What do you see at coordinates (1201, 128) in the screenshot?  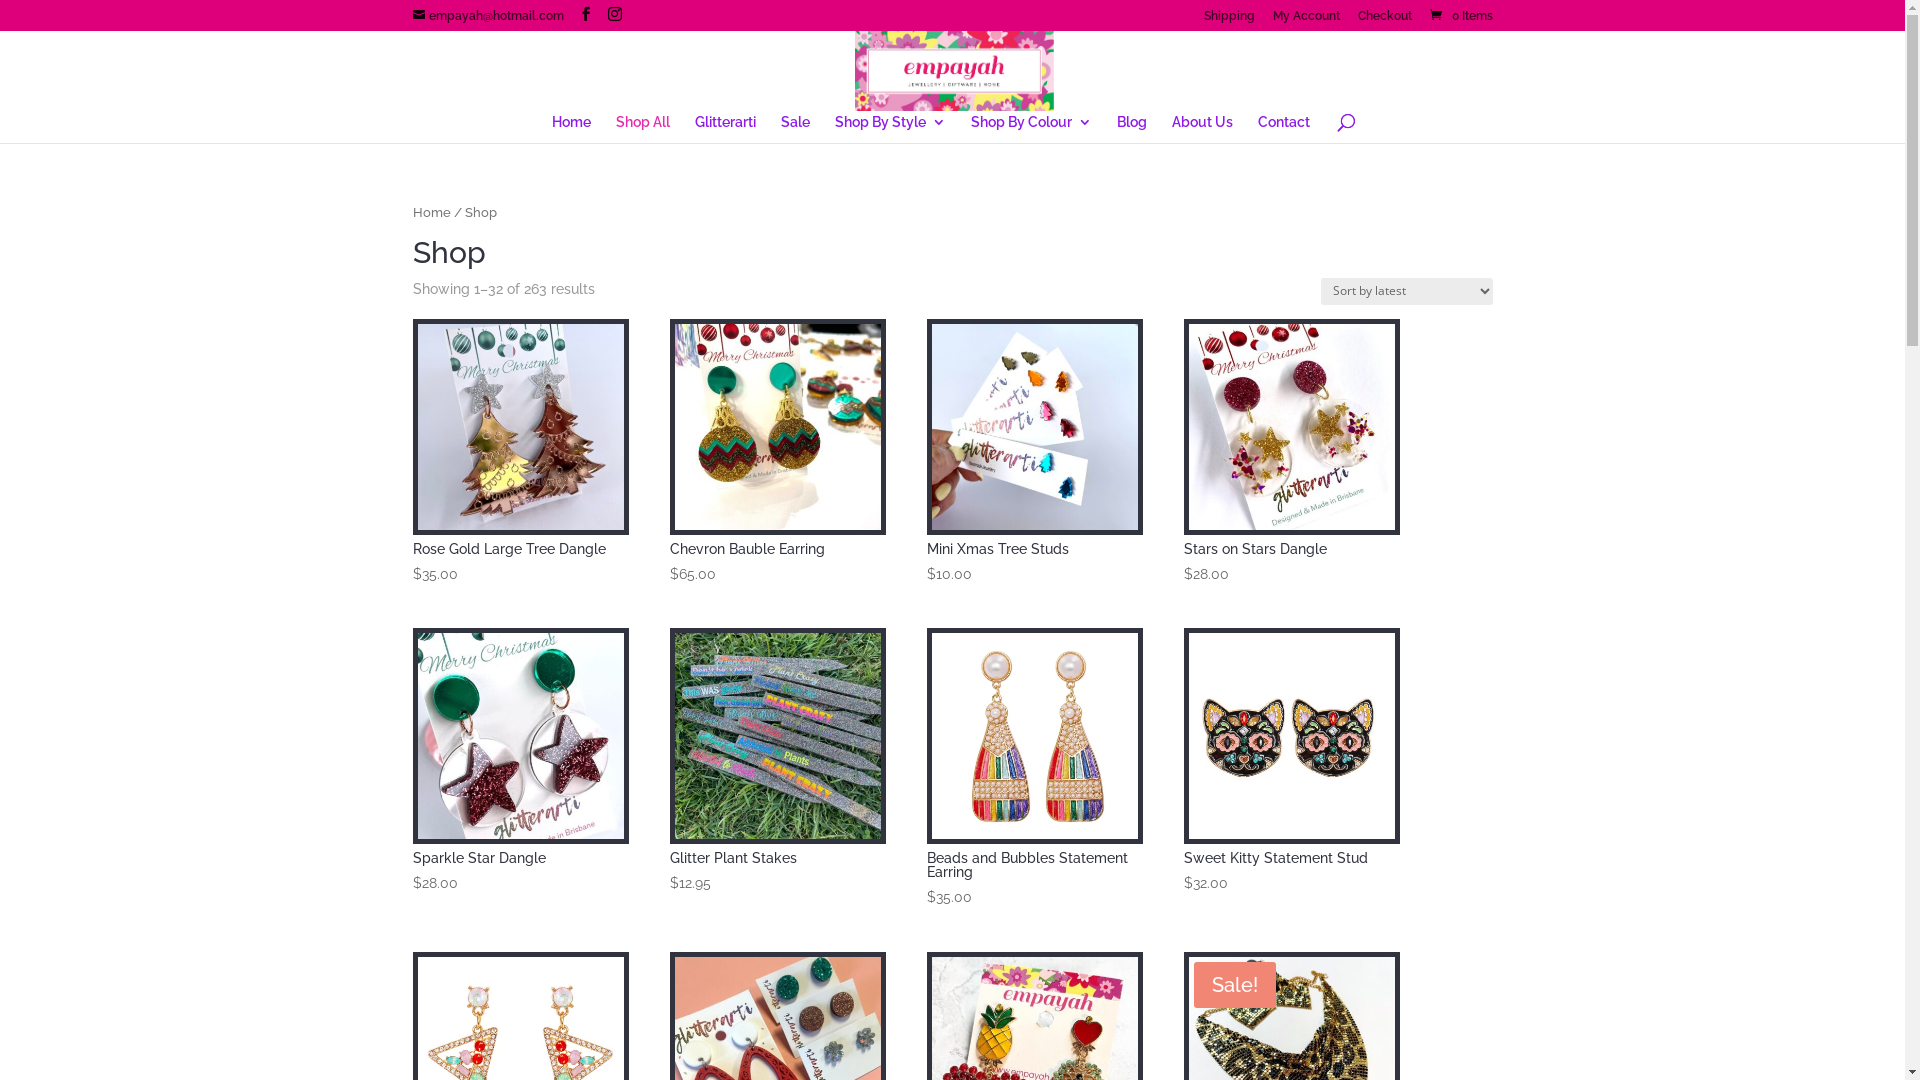 I see `'About Us'` at bounding box center [1201, 128].